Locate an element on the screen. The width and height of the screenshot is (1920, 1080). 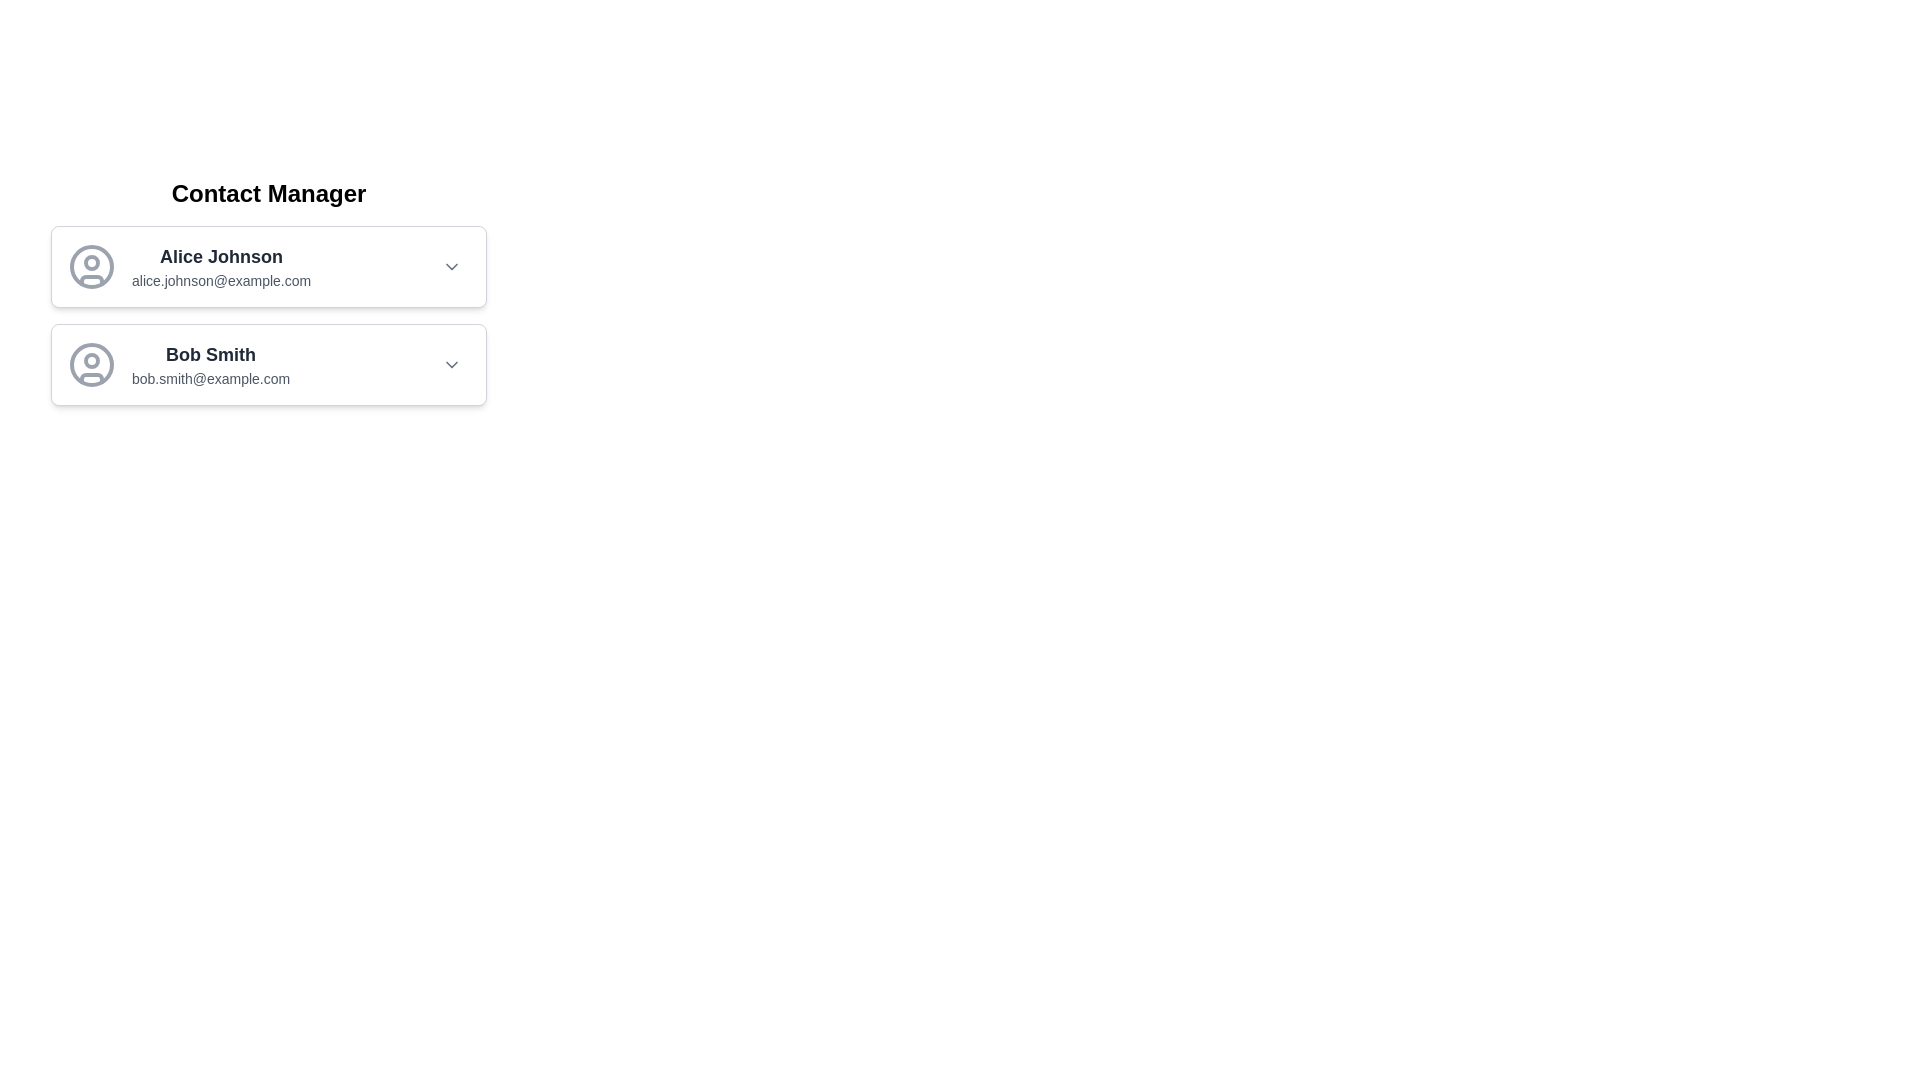
to select the contact entry displayed as the second item in the list, which shows the name and email of the contact is located at coordinates (267, 365).